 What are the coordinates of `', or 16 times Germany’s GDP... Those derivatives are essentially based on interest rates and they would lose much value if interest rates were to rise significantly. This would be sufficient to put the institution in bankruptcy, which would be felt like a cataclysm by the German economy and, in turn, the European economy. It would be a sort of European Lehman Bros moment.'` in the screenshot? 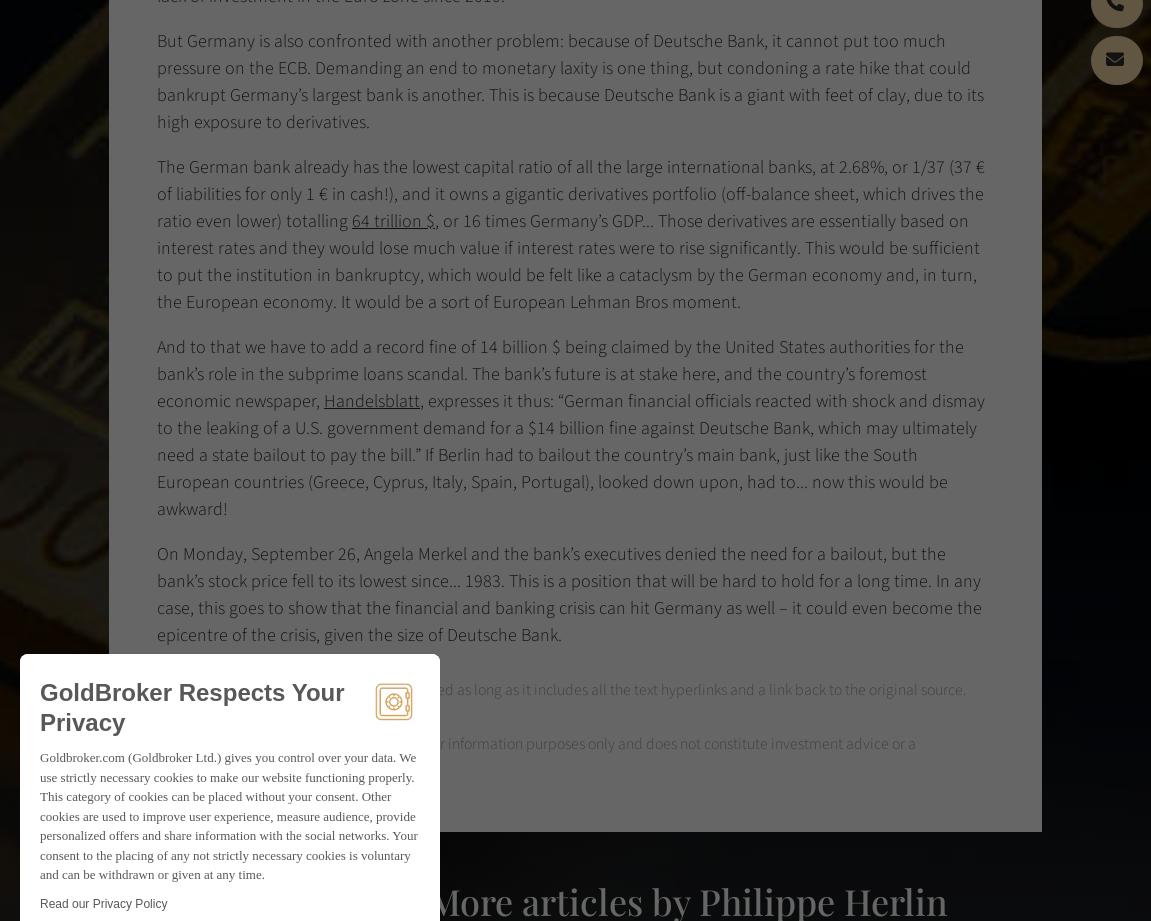 It's located at (567, 261).